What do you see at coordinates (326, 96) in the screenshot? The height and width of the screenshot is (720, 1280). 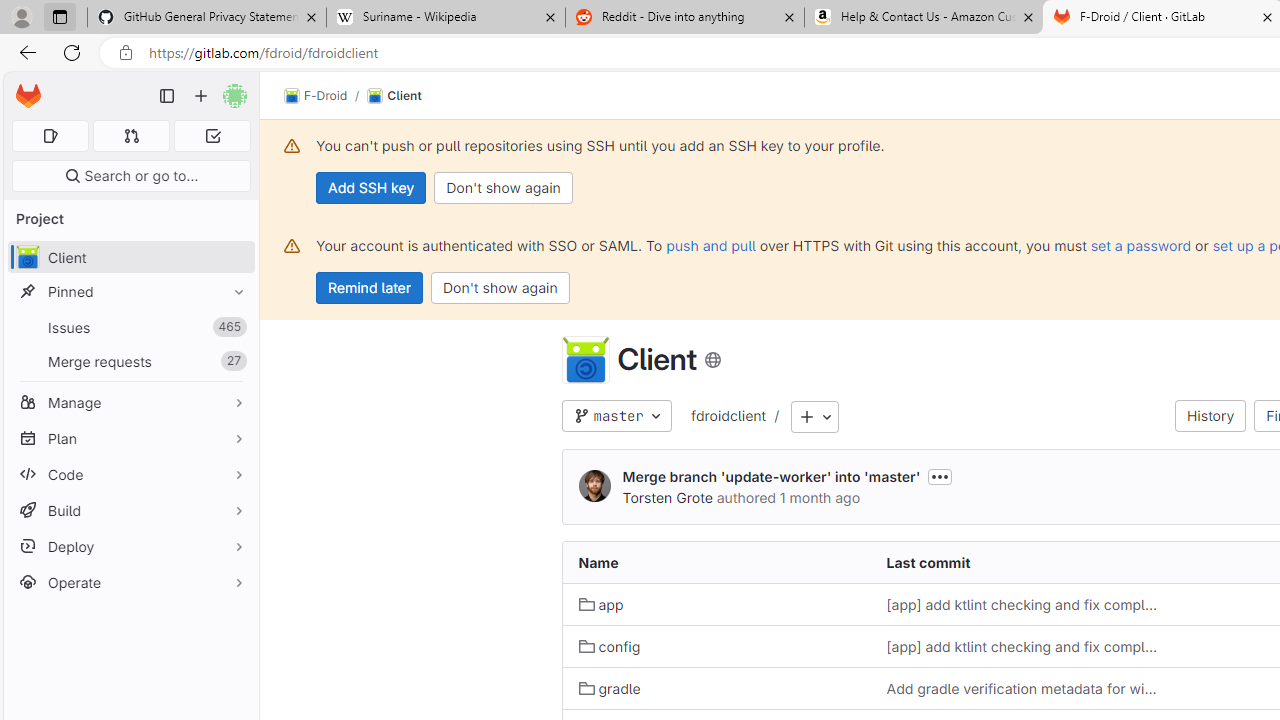 I see `'F-Droid/'` at bounding box center [326, 96].